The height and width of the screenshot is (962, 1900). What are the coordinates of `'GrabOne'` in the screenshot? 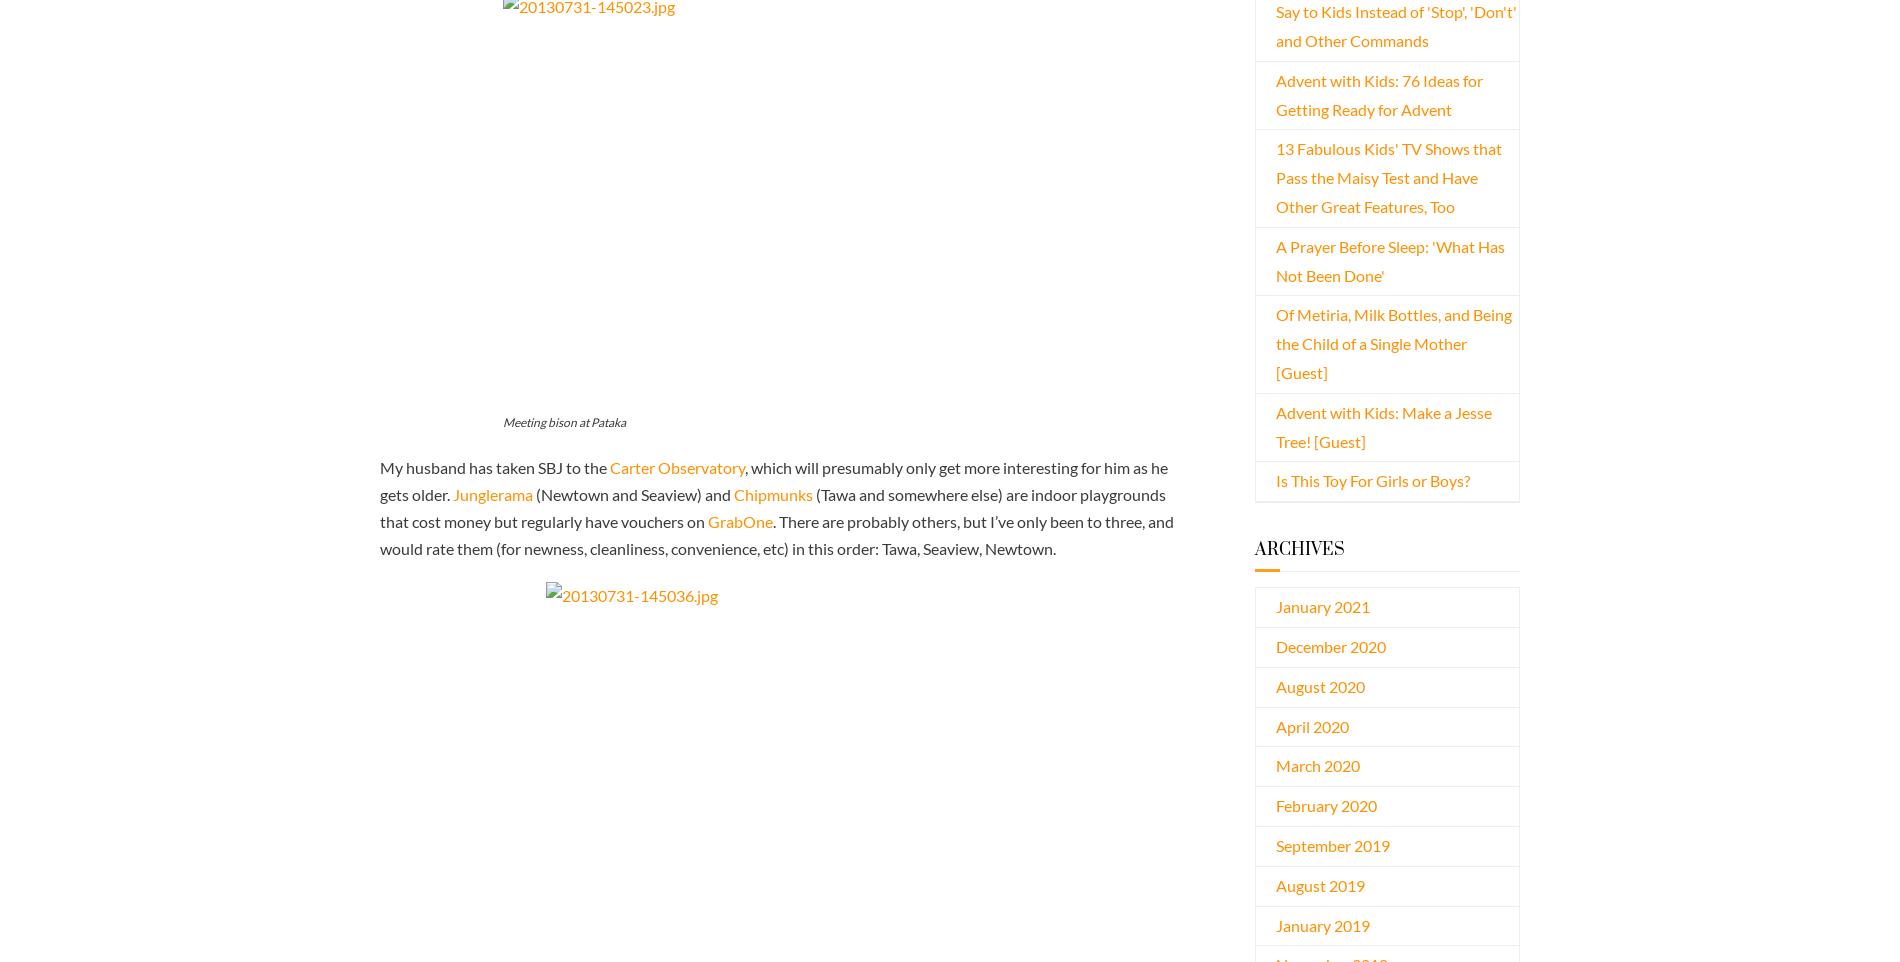 It's located at (707, 519).